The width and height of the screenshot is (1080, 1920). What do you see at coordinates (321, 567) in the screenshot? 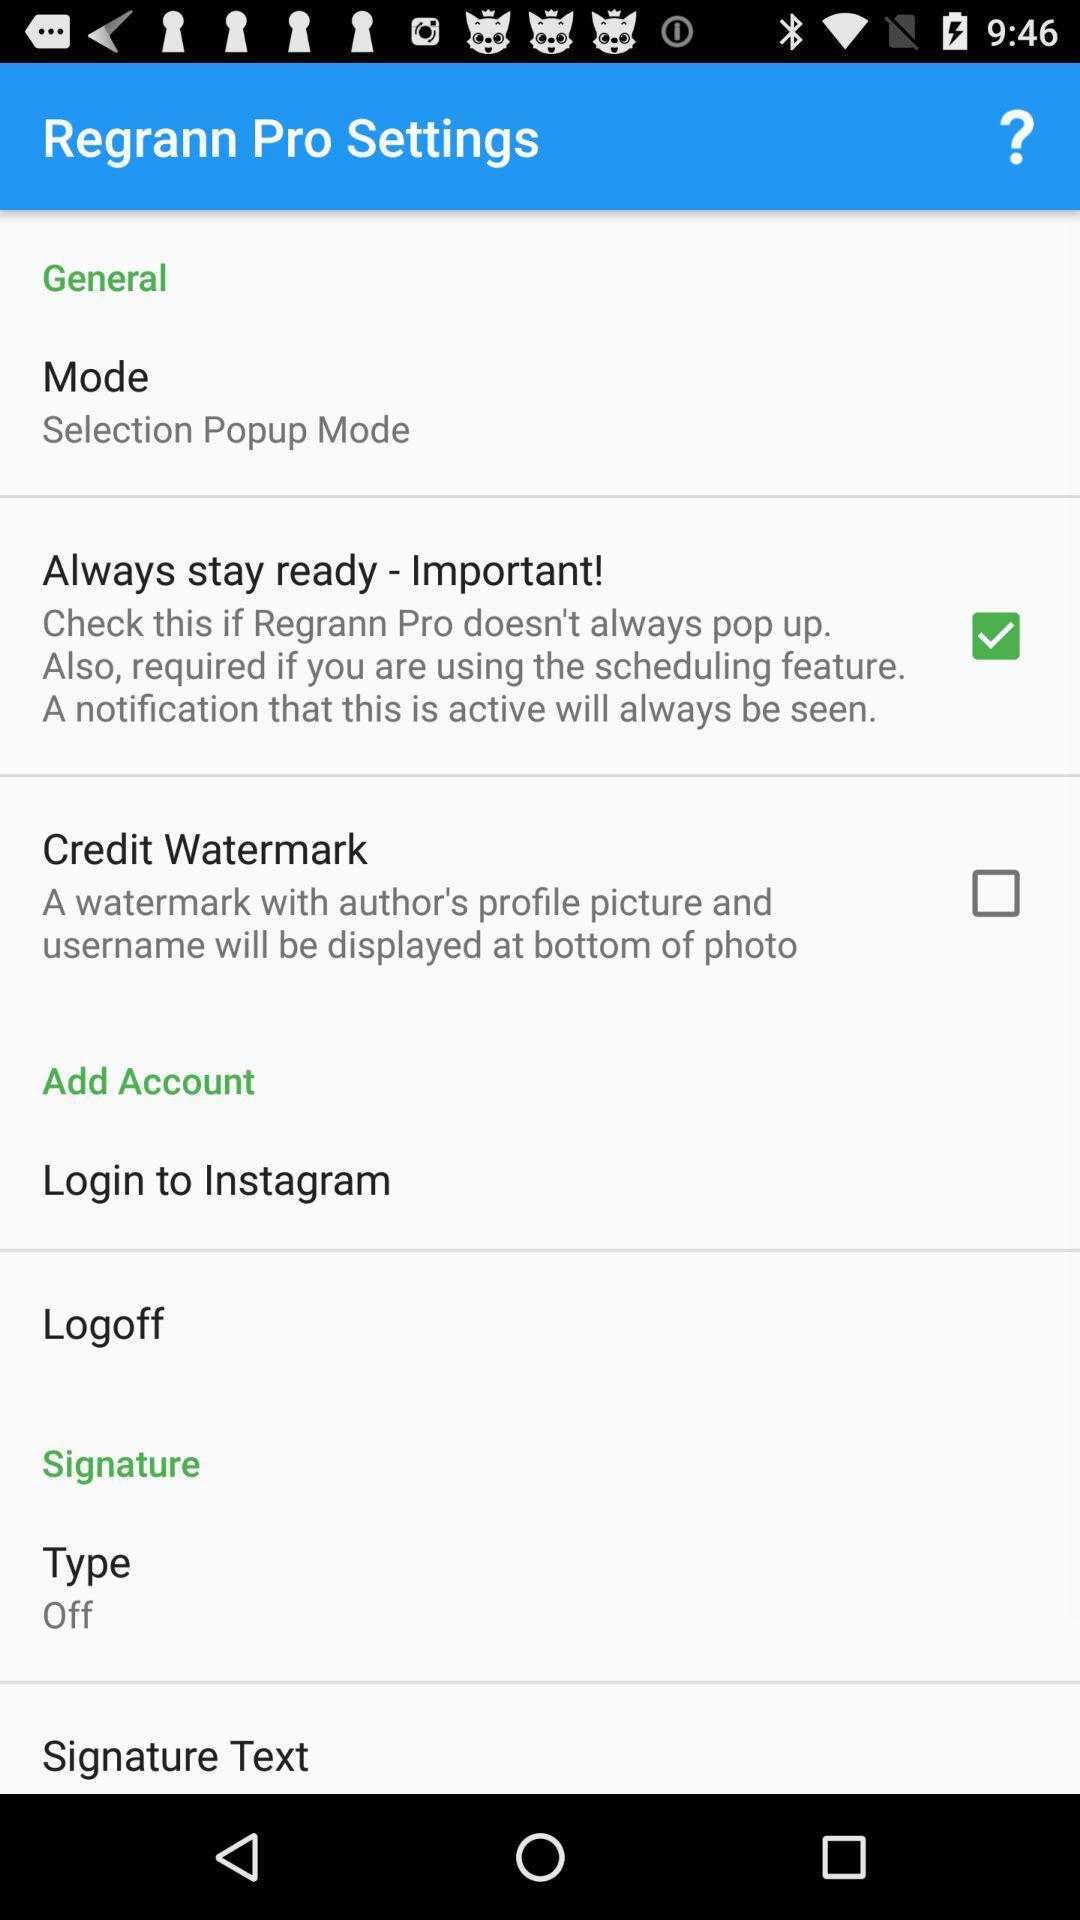
I see `the item above check this if item` at bounding box center [321, 567].